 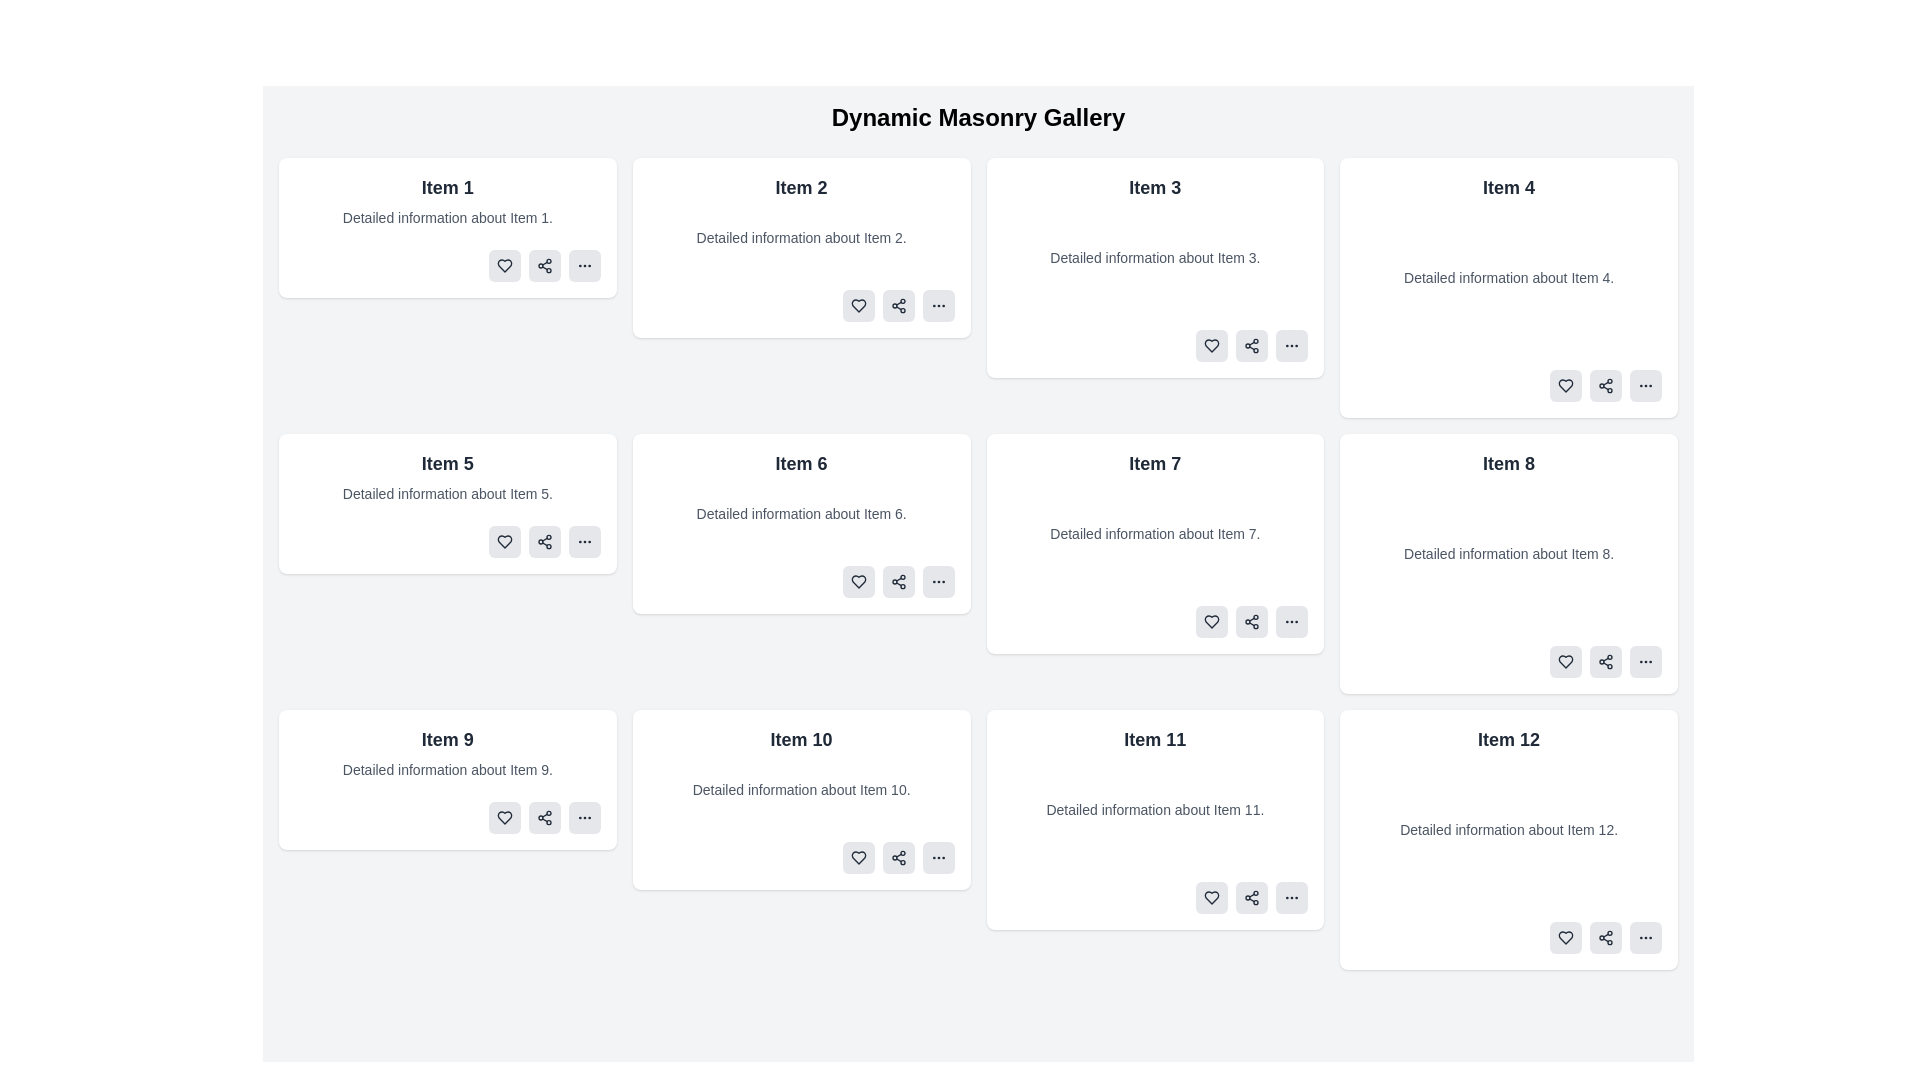 I want to click on the share icon button, which is represented by a triangular shape formed by three dots connected by two lines, located inside a rounded gray rectangle at the bottom-right corner of the 'Item 5' card in the masonry grid layout, so click(x=544, y=542).